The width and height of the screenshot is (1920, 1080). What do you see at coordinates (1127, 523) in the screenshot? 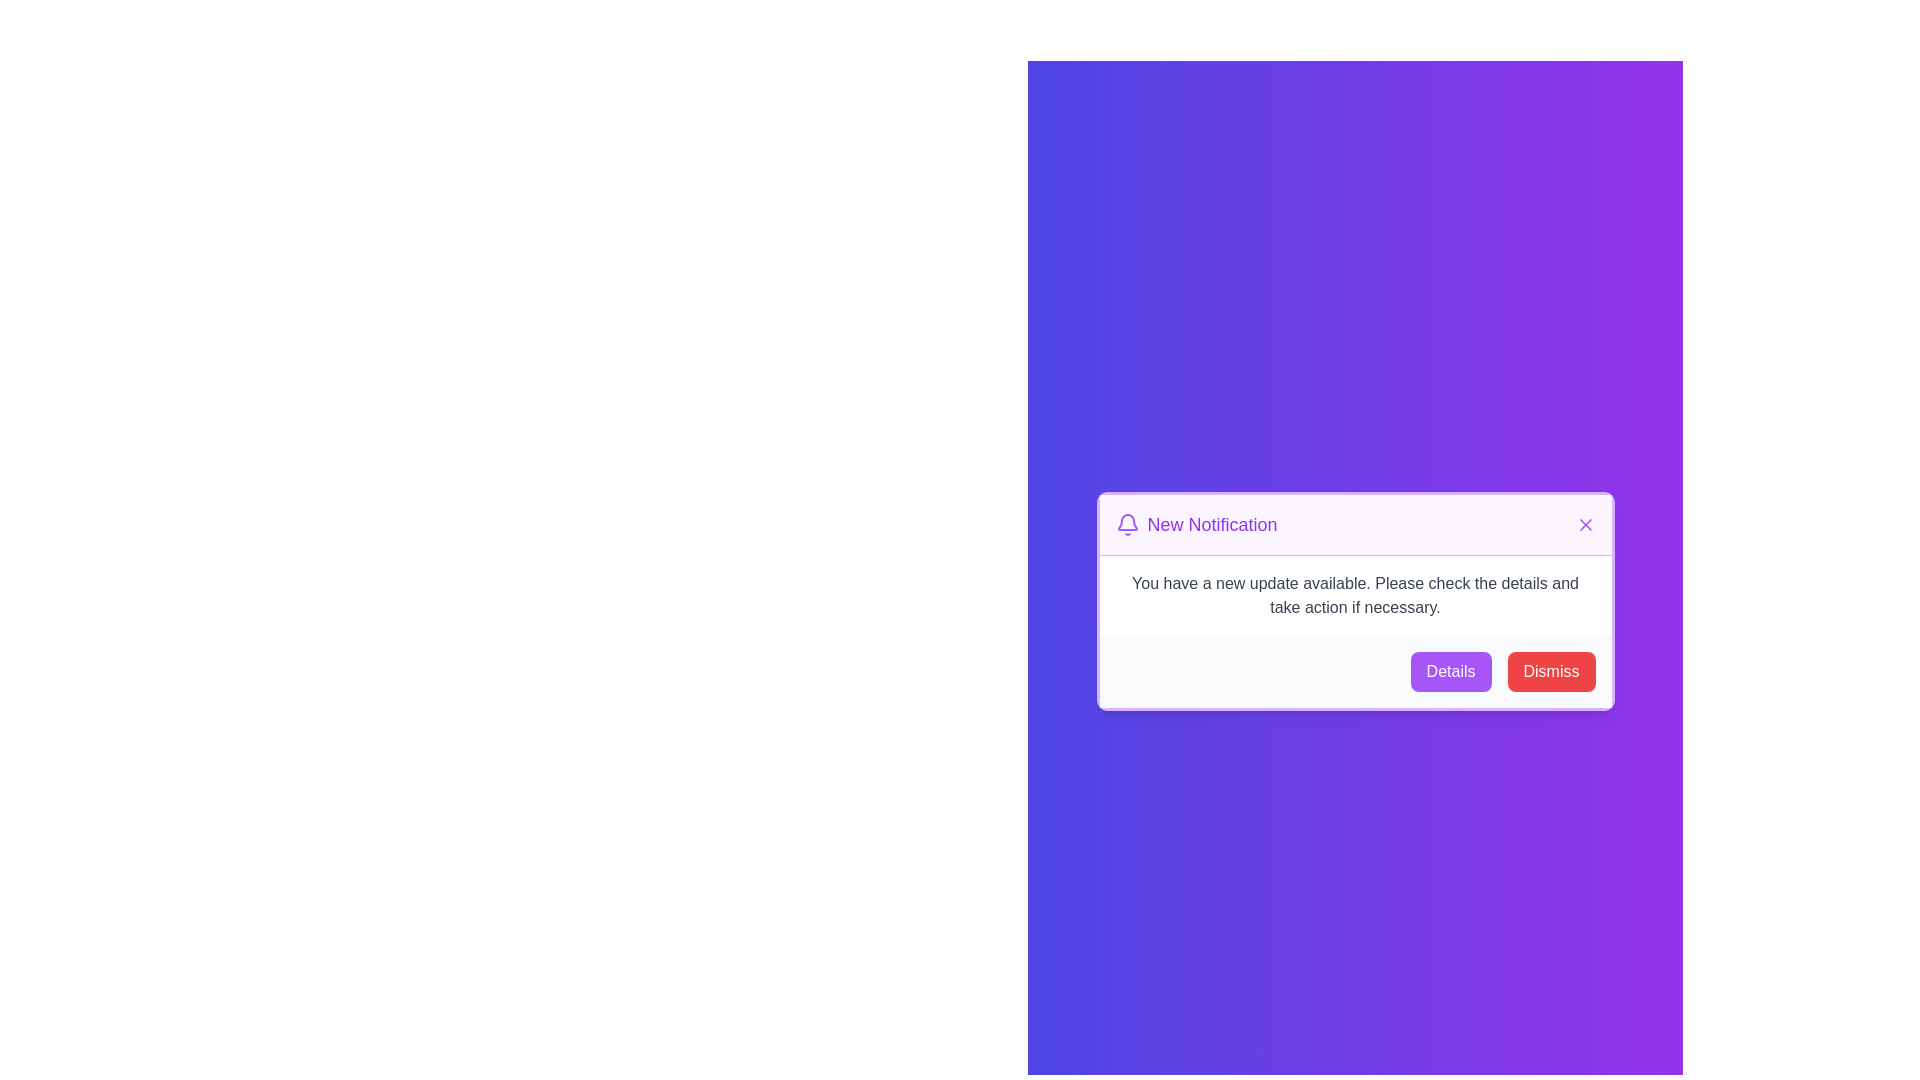
I see `the purple notification bell icon located to the left of the 'New Notification' text` at bounding box center [1127, 523].